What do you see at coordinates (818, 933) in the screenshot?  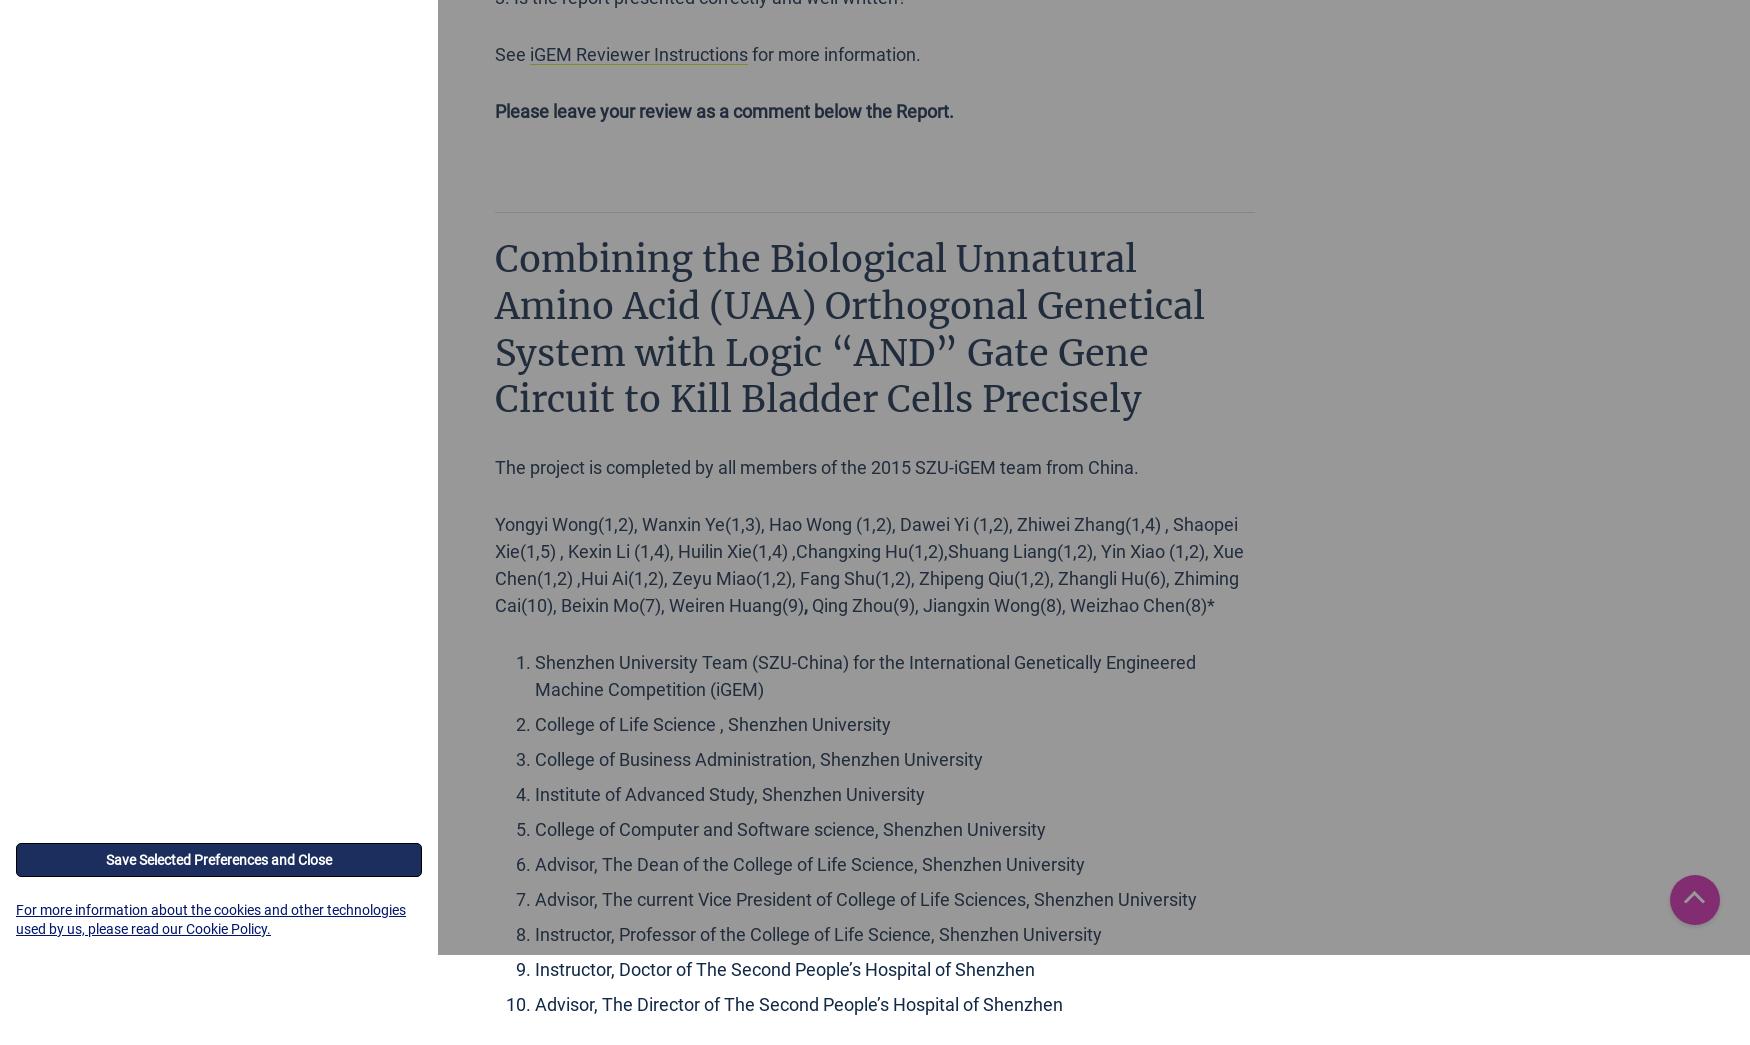 I see `'Instructor, Professor of the College of Life Science, Shenzhen University'` at bounding box center [818, 933].